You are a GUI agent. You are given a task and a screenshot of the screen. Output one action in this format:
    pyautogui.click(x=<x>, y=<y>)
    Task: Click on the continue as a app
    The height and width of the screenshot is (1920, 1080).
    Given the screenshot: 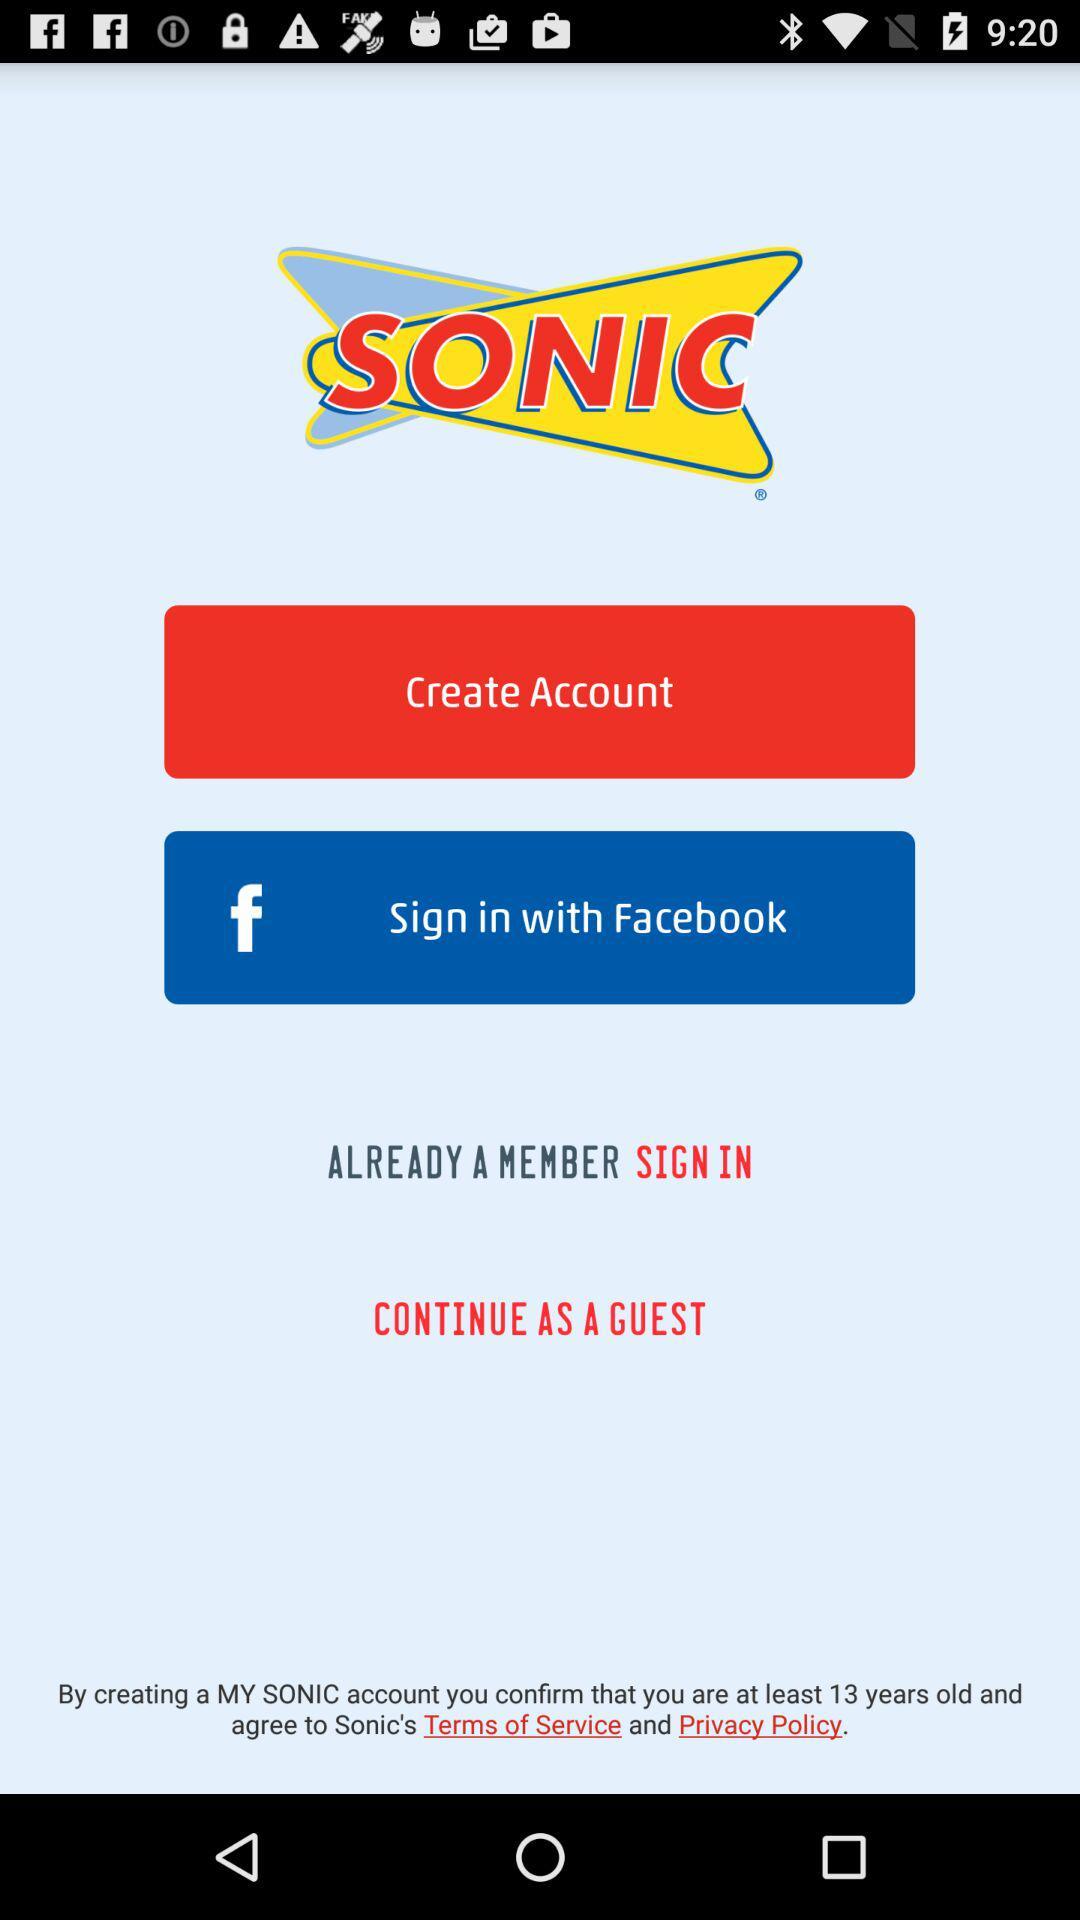 What is the action you would take?
    pyautogui.click(x=538, y=1318)
    